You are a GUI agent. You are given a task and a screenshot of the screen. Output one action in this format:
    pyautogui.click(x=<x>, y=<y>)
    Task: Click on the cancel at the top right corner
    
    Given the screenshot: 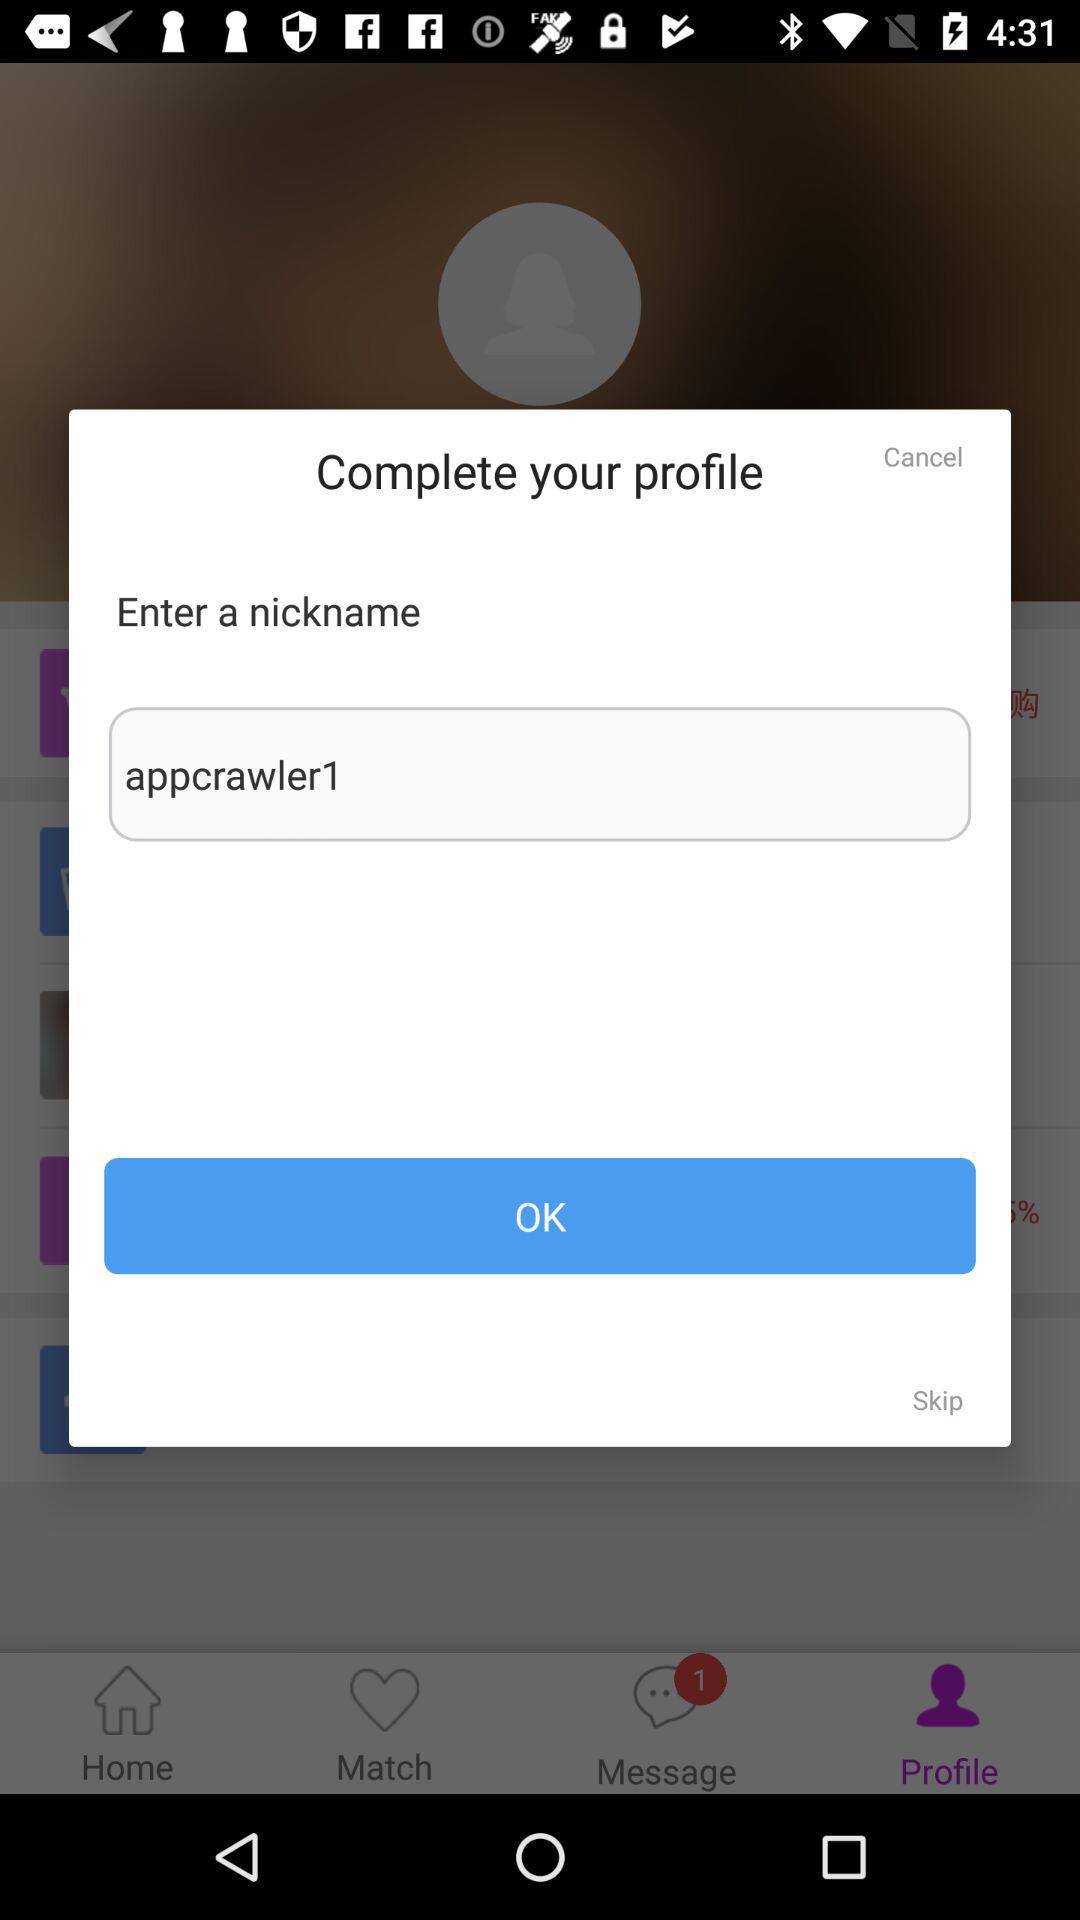 What is the action you would take?
    pyautogui.click(x=923, y=455)
    